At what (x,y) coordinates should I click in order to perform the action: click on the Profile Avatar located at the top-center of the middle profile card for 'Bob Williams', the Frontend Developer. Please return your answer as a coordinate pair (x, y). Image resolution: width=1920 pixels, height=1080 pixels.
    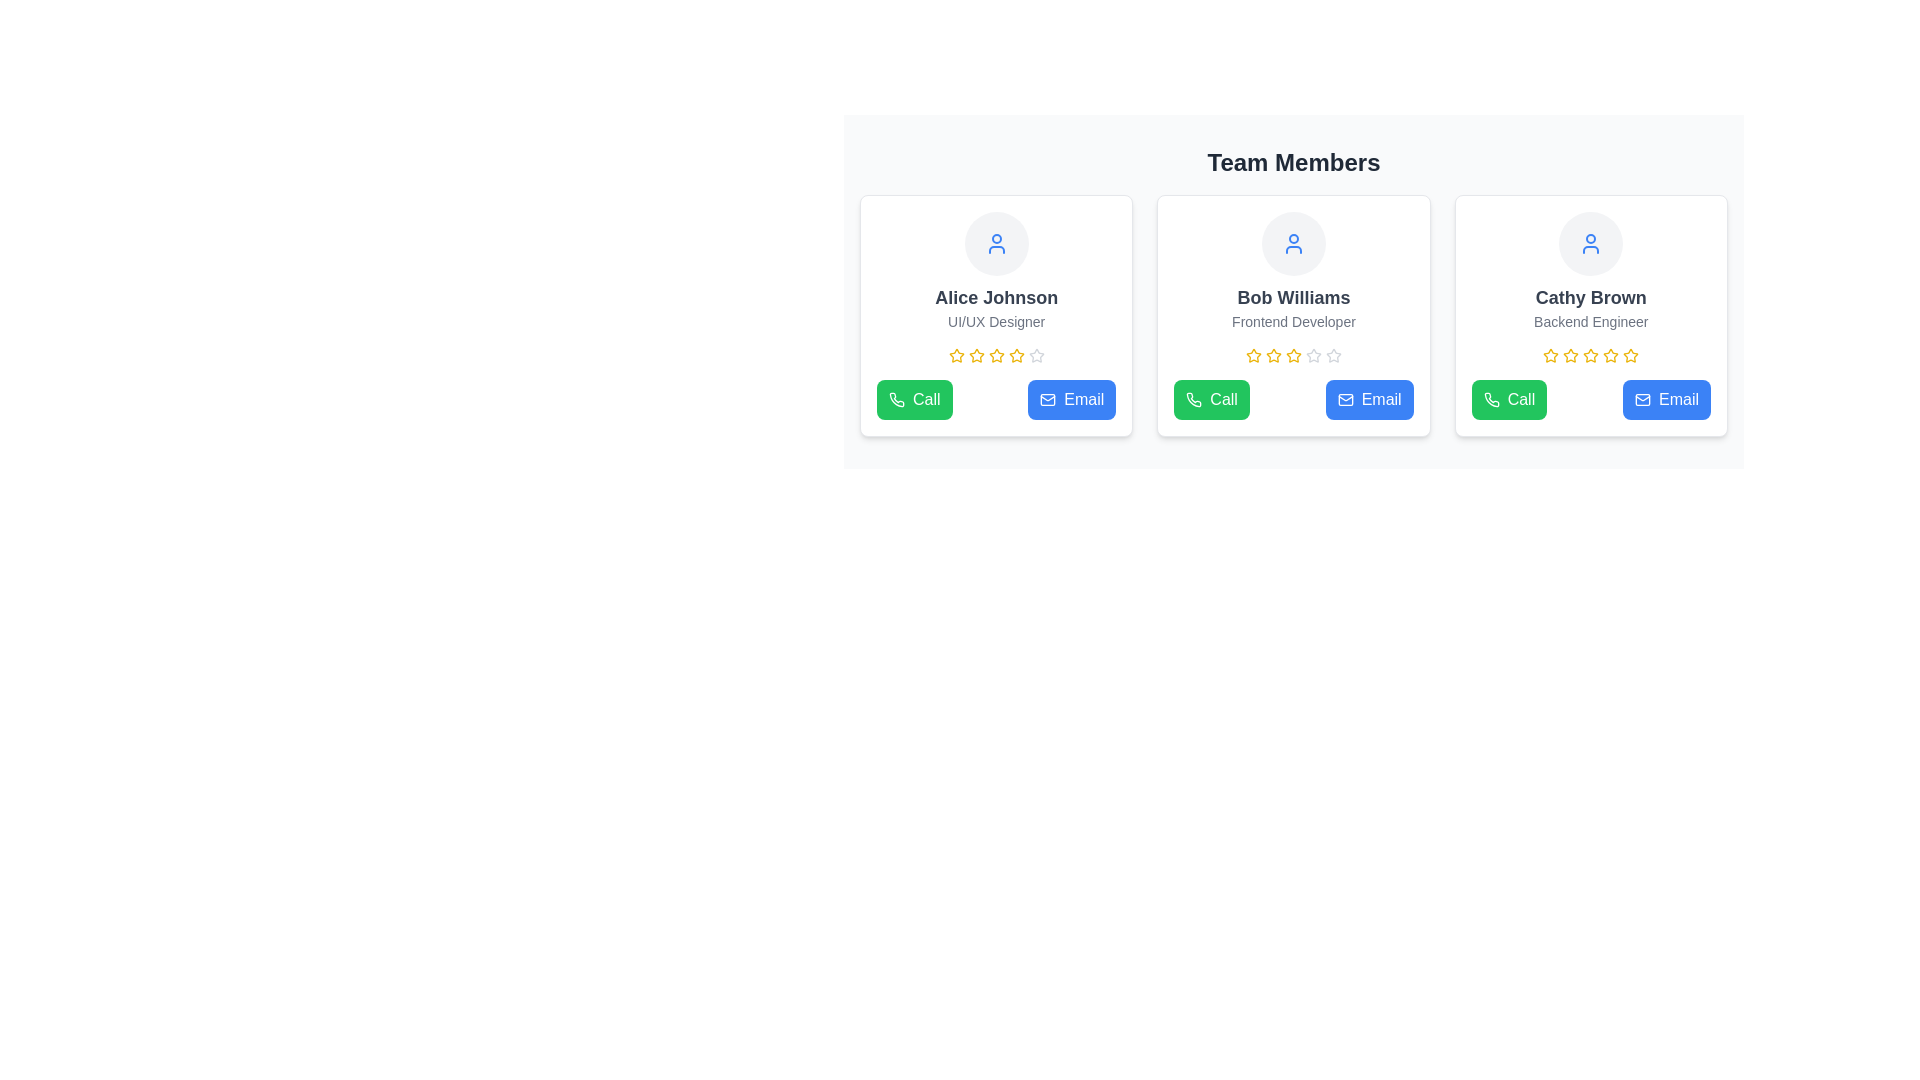
    Looking at the image, I should click on (1293, 242).